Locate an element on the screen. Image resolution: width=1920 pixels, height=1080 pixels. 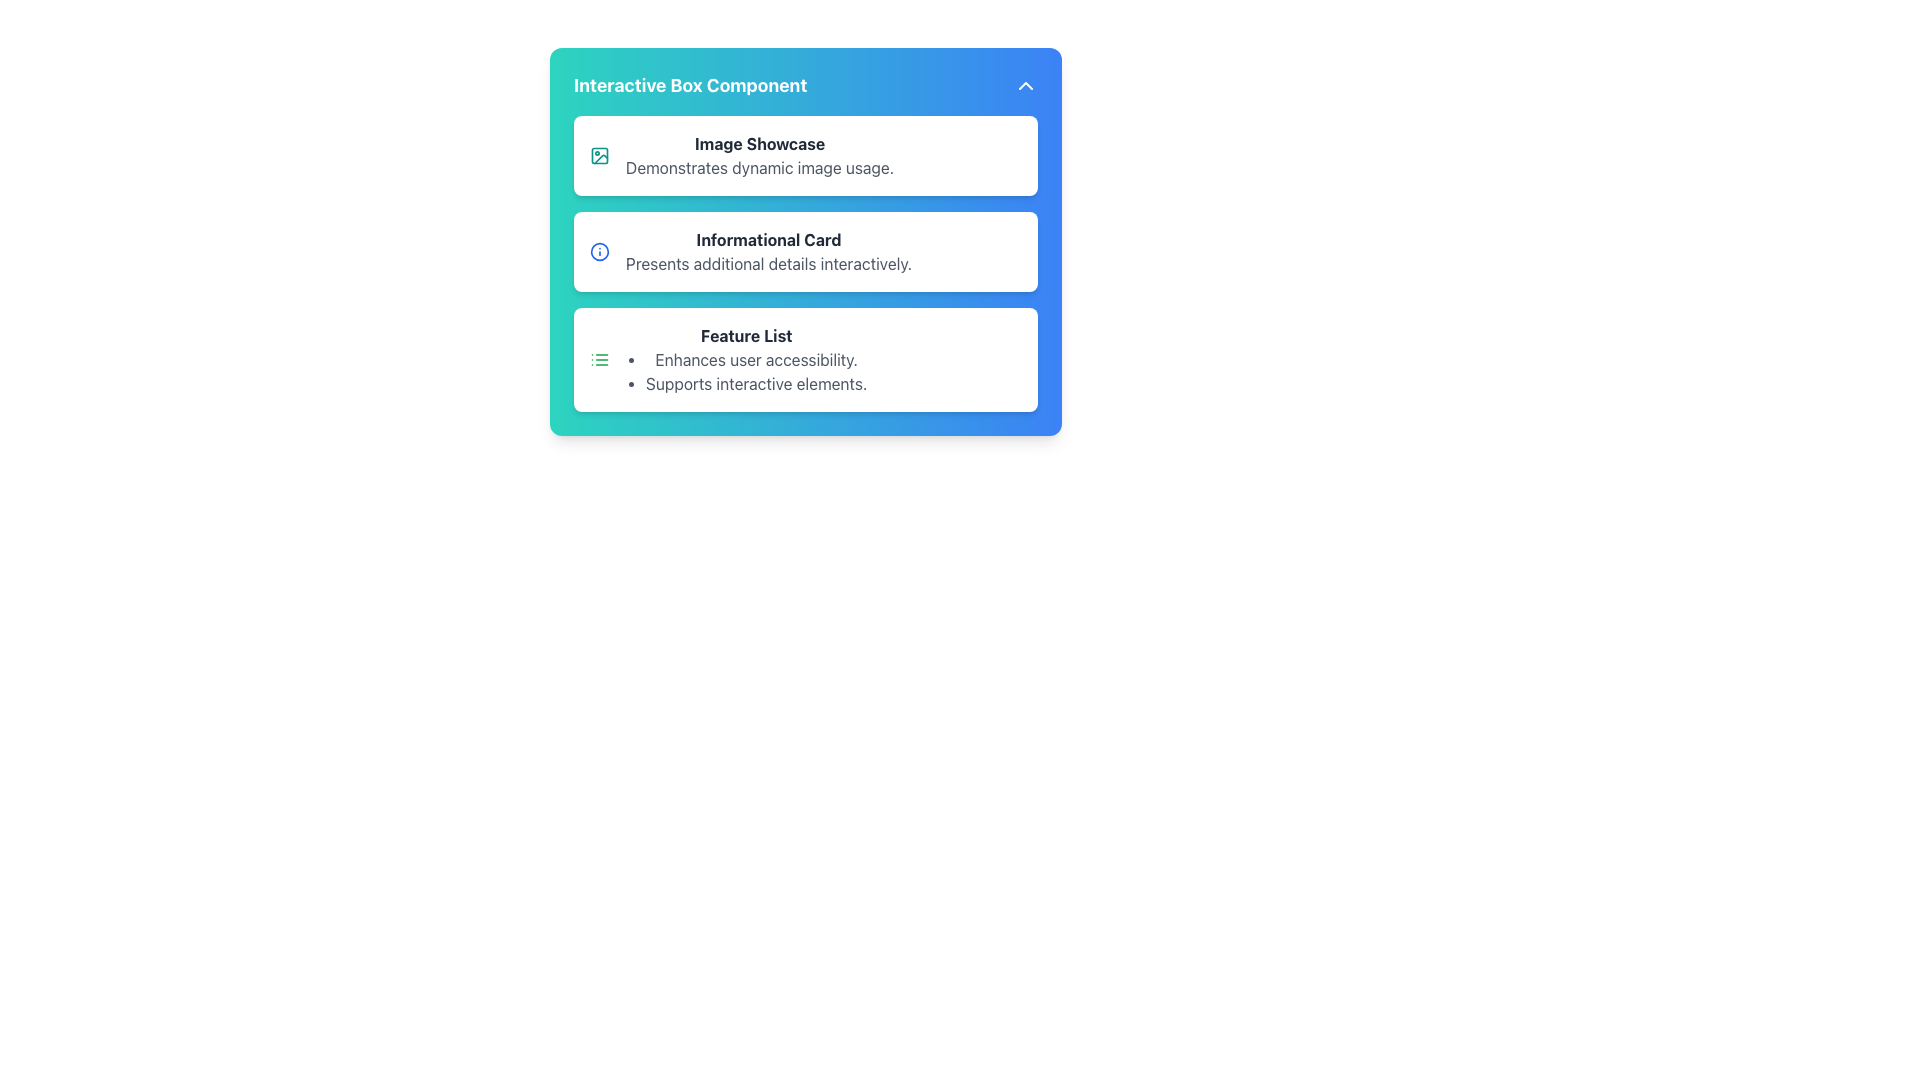
text block that serves as a labeled description for a feature, which combines a title and a subtitle about dynamic image functionality, positioned centrally at the top of a white rounded box is located at coordinates (759, 154).